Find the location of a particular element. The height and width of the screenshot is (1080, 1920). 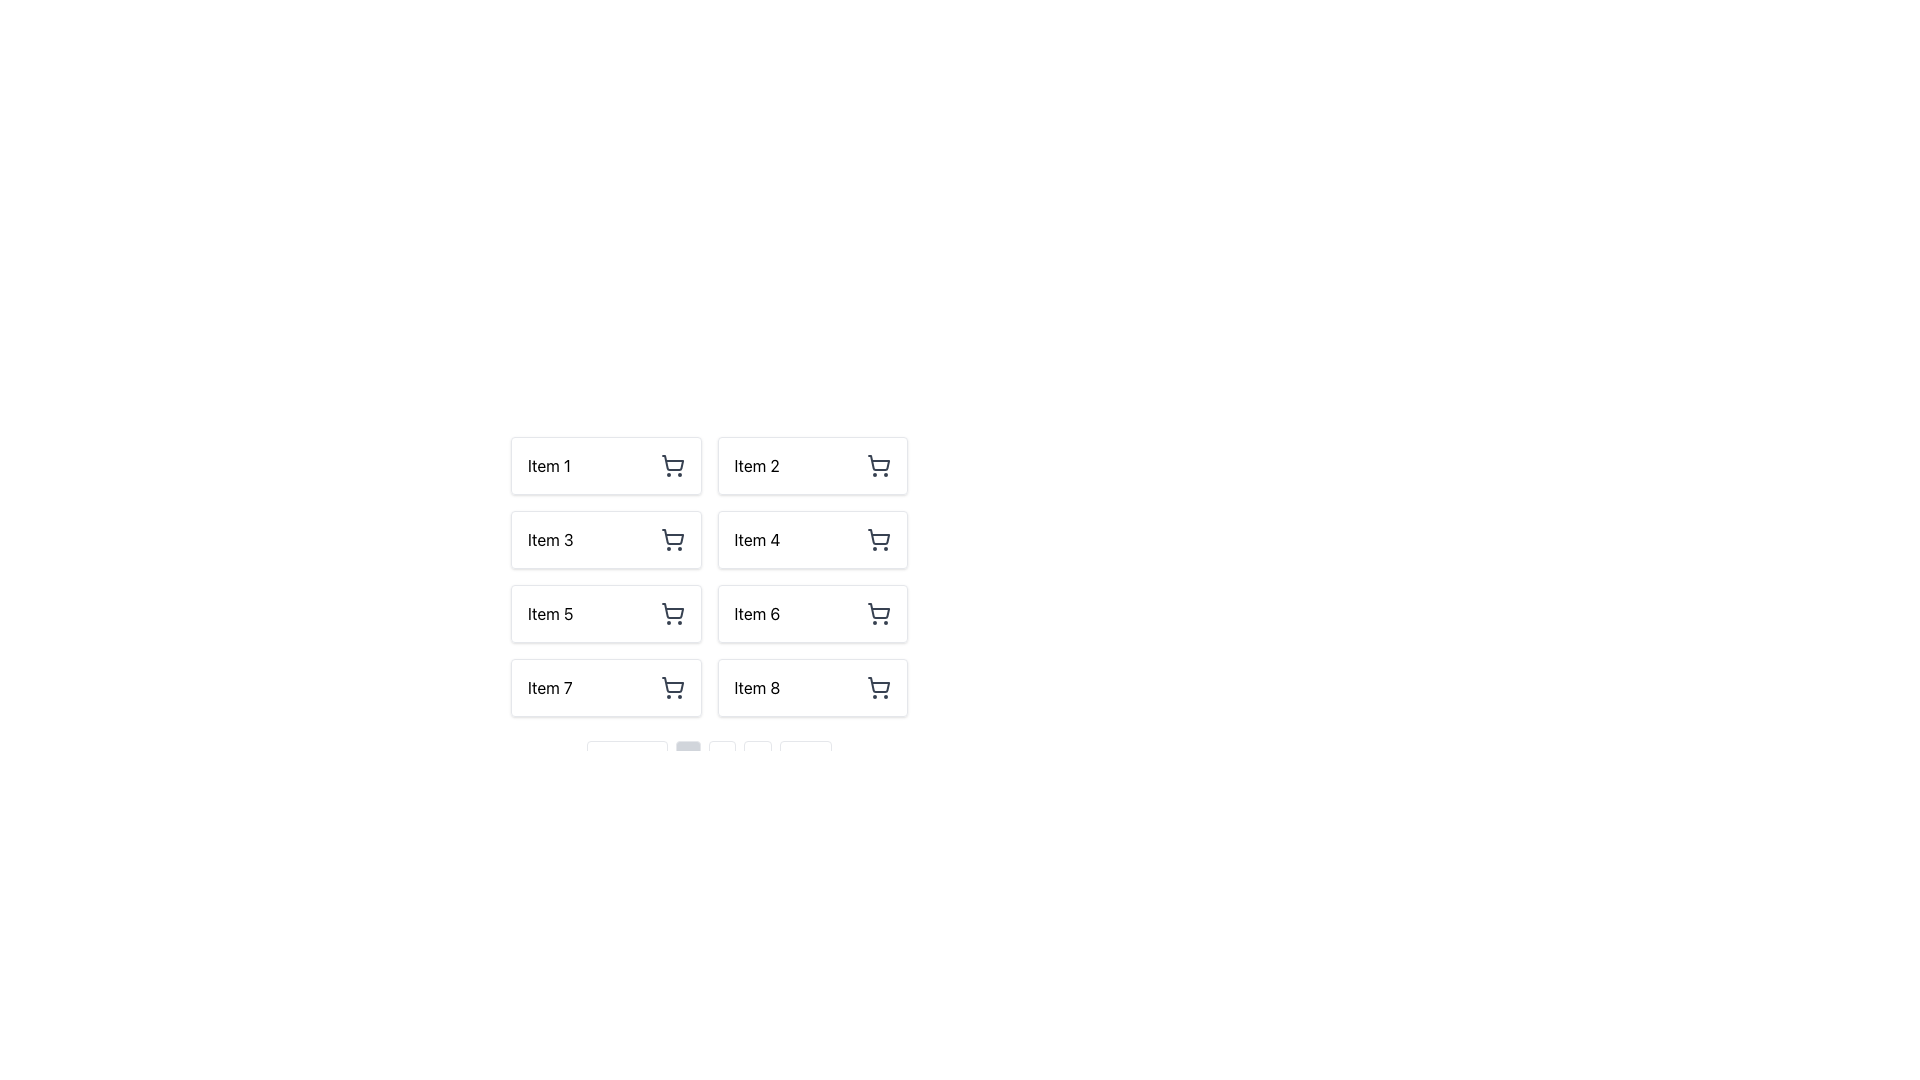

the Grid component is located at coordinates (709, 577).